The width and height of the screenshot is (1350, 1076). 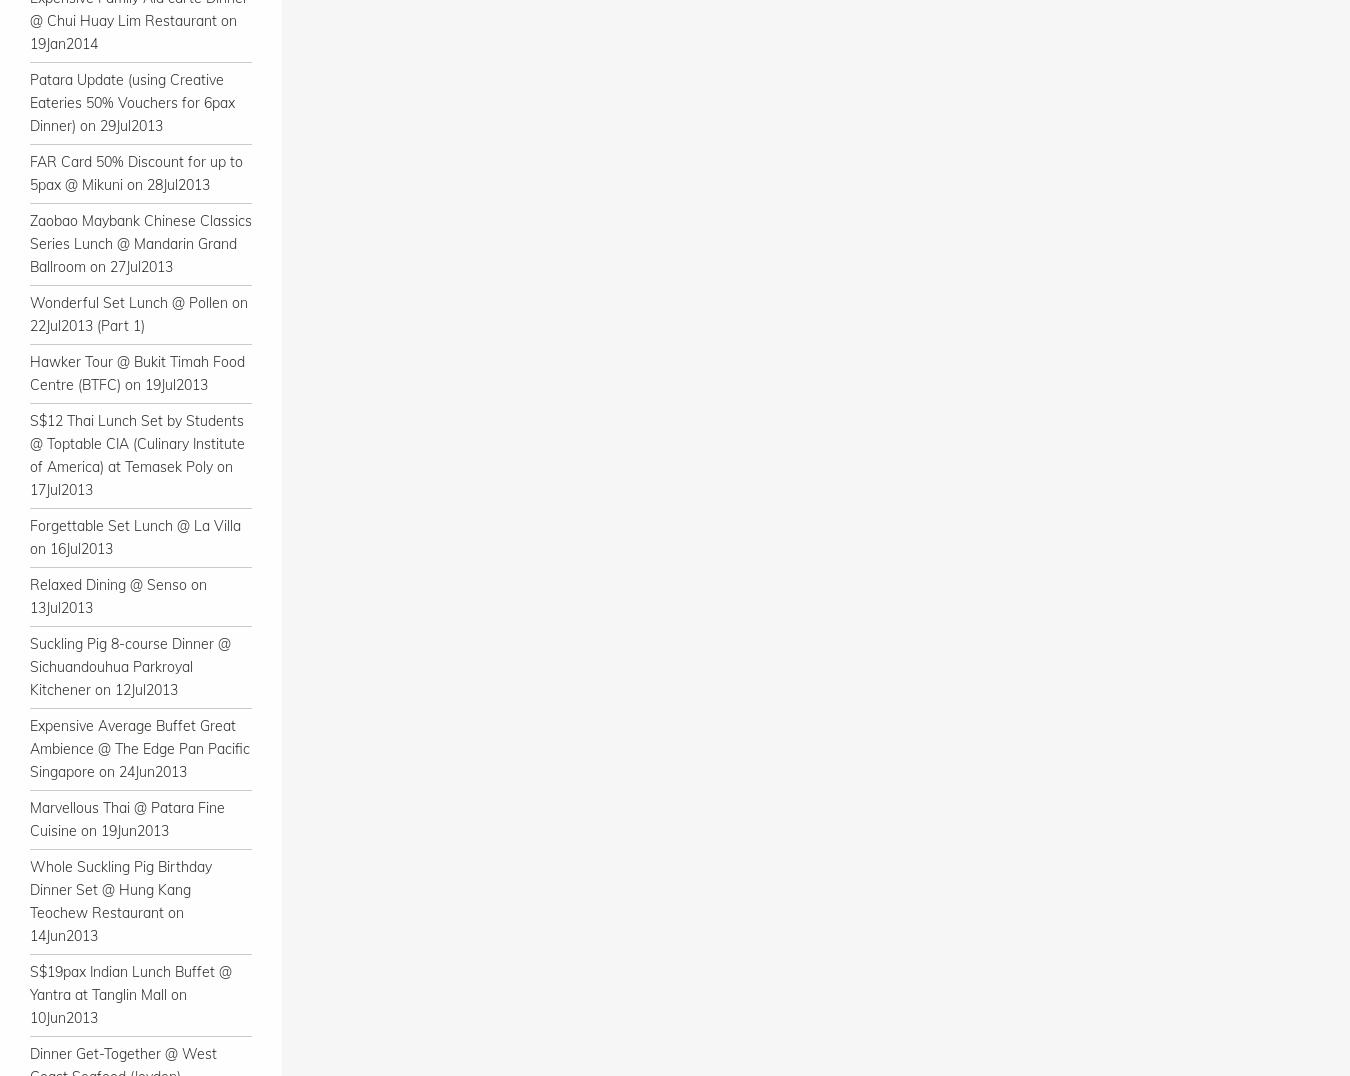 I want to click on 'Hawker Tour @ Bukit Timah Food Centre (BTFC) on 19Jul2013', so click(x=137, y=372).